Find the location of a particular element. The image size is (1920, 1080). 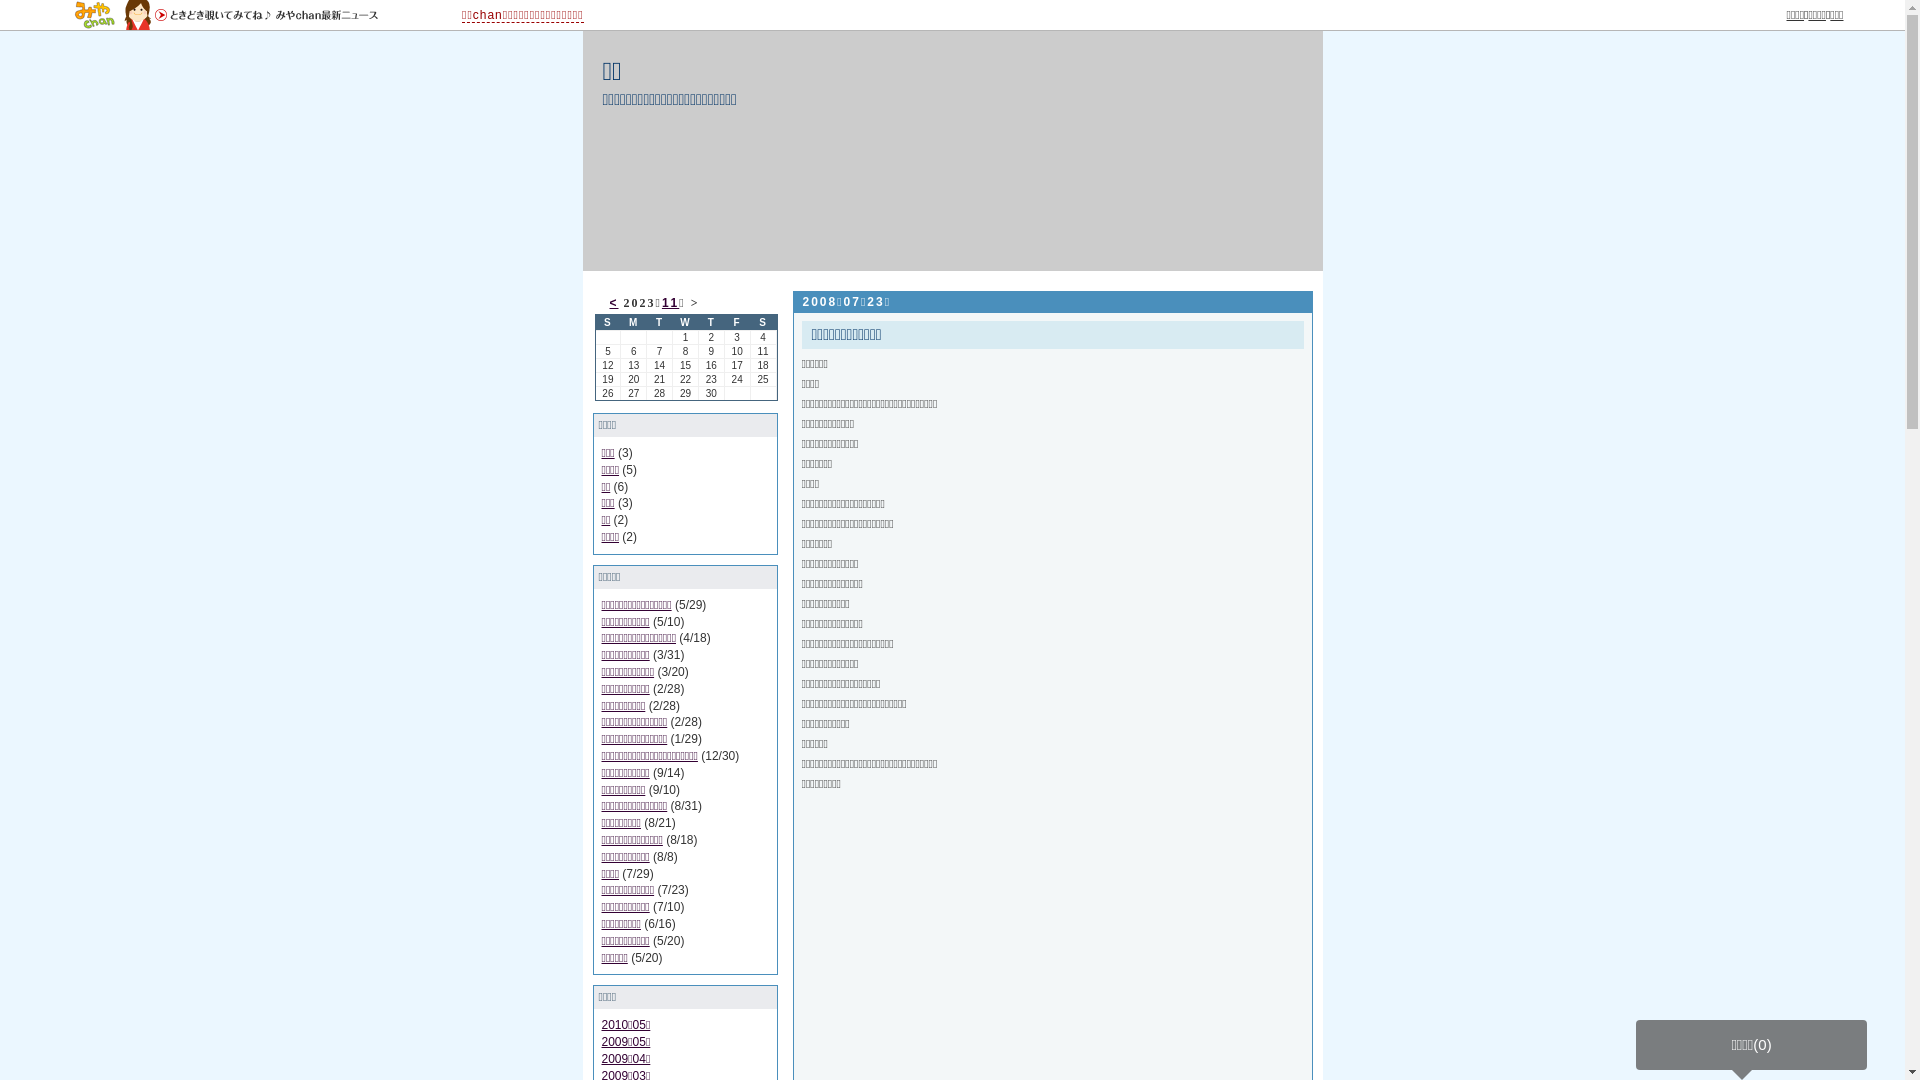

'11' is located at coordinates (670, 303).